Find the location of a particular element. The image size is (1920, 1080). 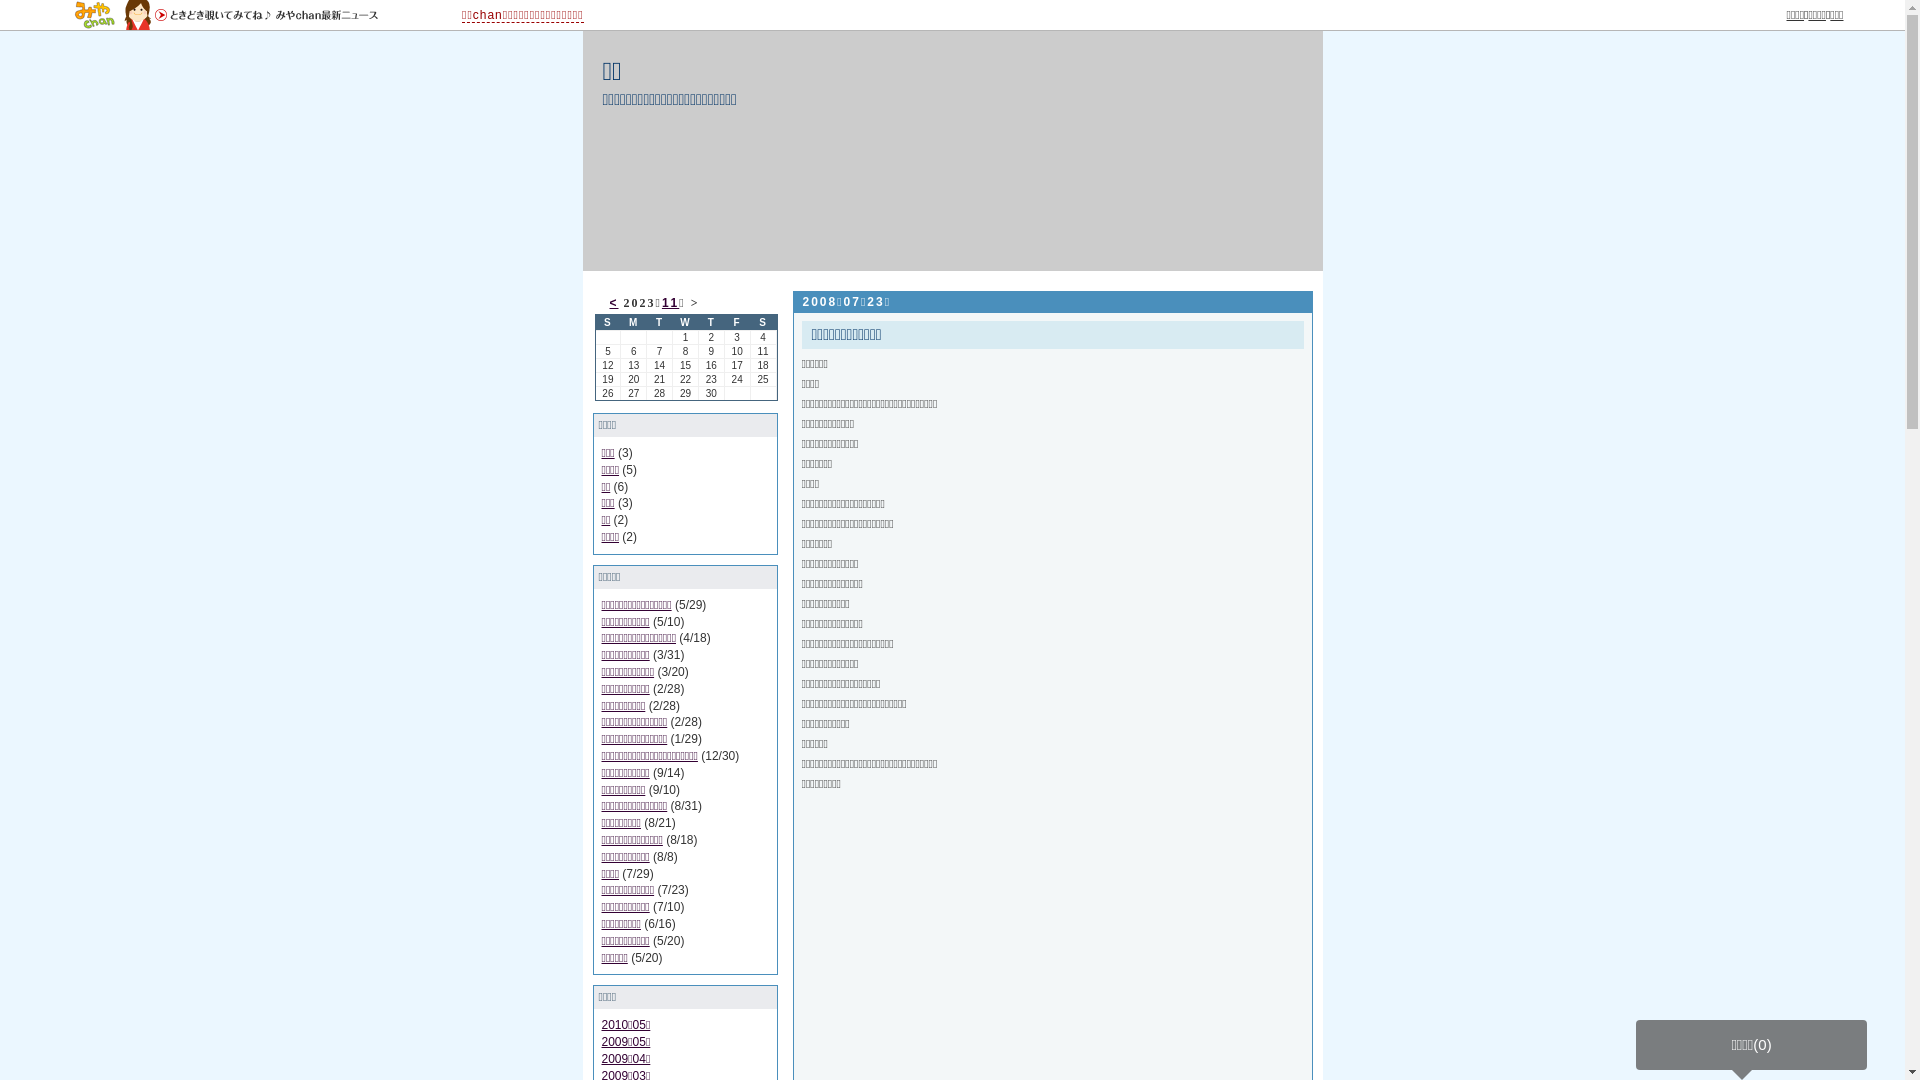

'11' is located at coordinates (670, 303).